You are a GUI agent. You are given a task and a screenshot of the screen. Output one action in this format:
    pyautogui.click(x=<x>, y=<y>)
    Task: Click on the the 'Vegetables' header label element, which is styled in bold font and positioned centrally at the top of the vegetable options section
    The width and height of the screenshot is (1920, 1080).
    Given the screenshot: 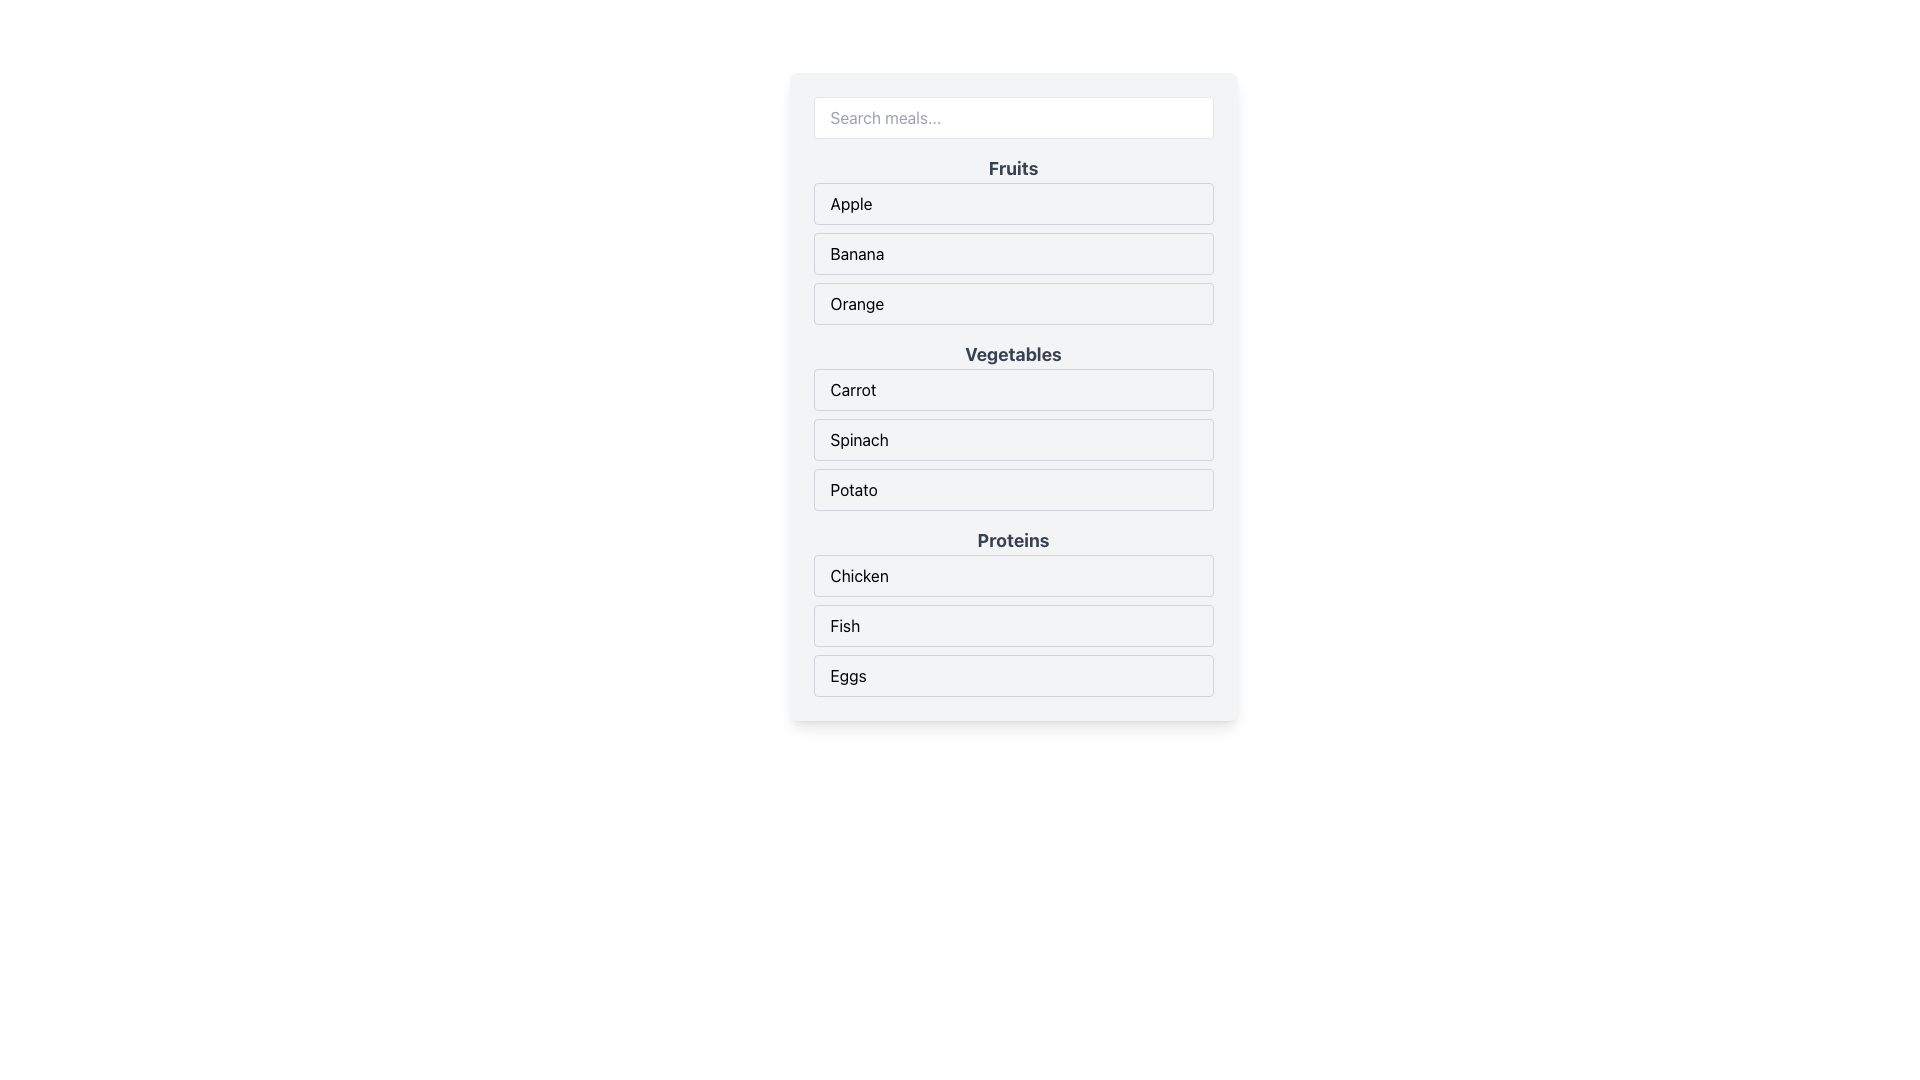 What is the action you would take?
    pyautogui.click(x=1013, y=353)
    